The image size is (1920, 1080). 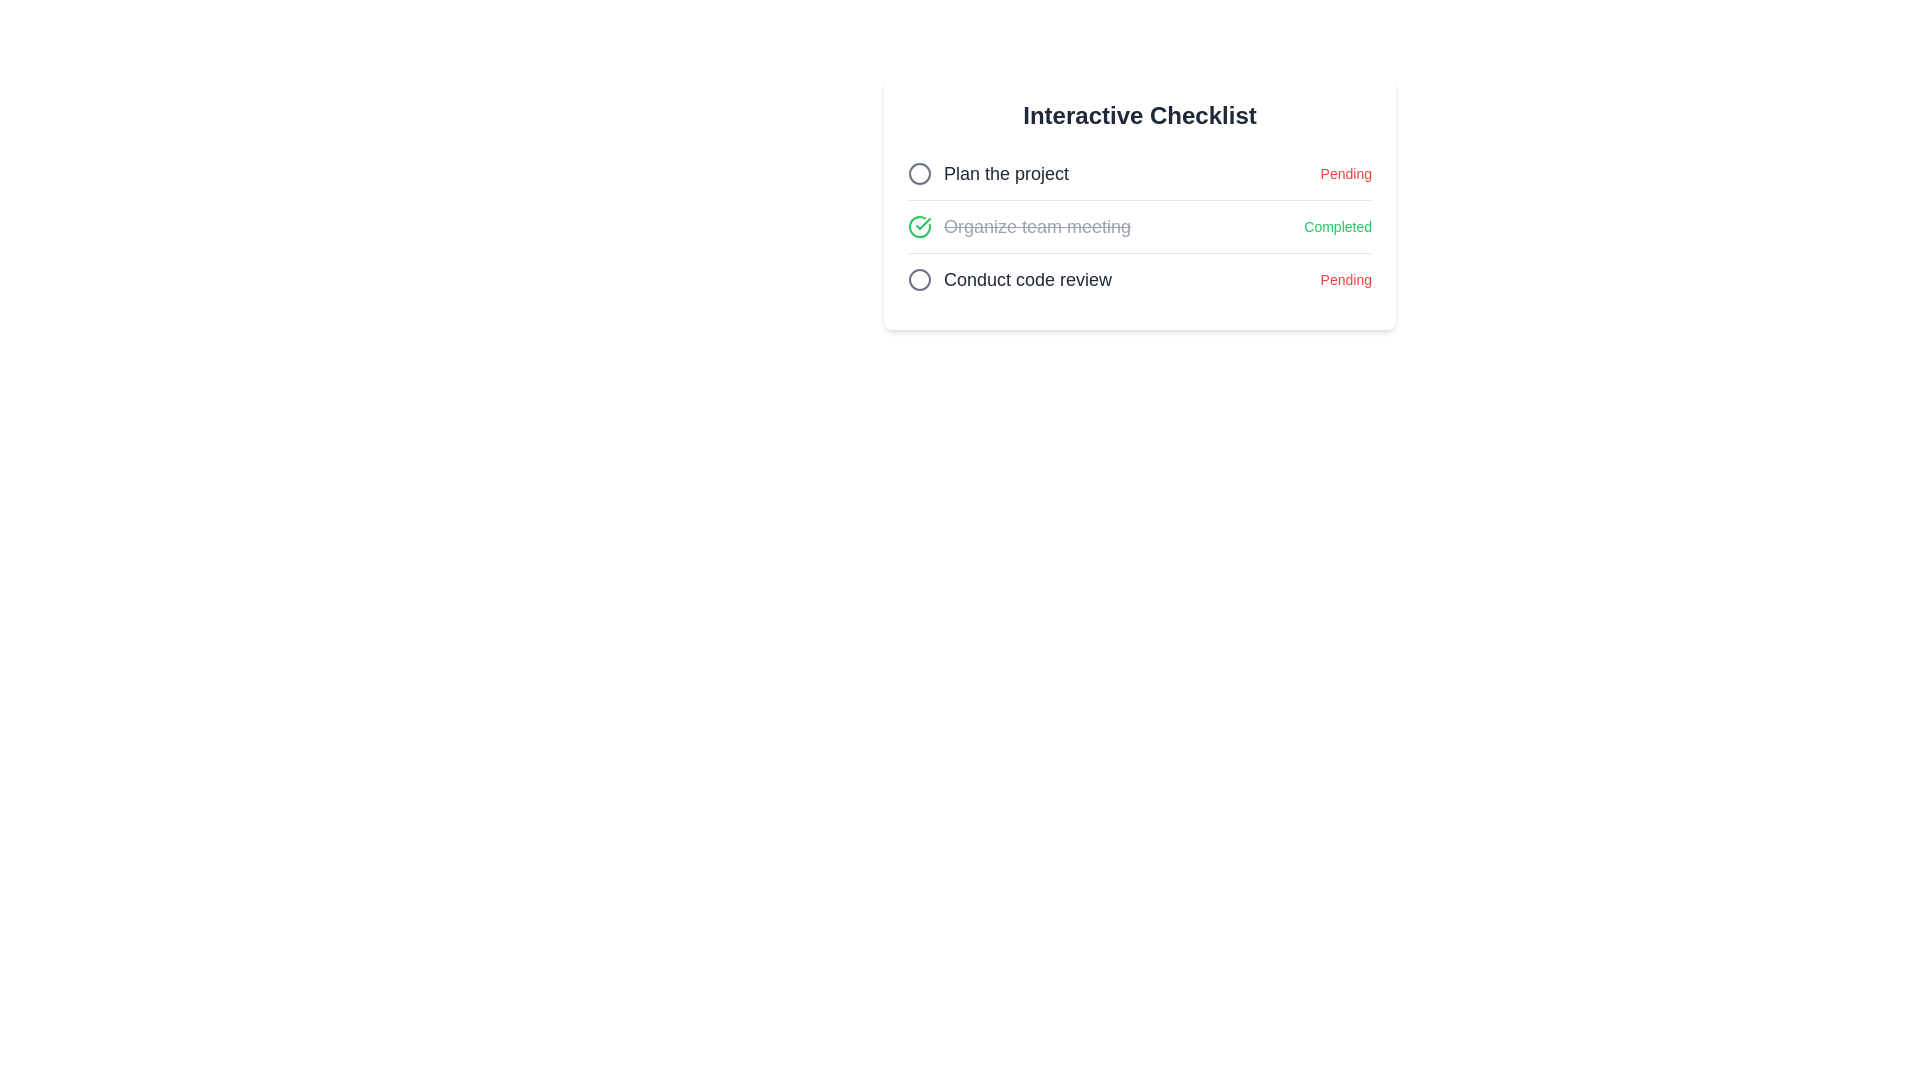 I want to click on the checkmark icon representing a completed task in the checklist next to 'Organize team meeting', so click(x=922, y=223).